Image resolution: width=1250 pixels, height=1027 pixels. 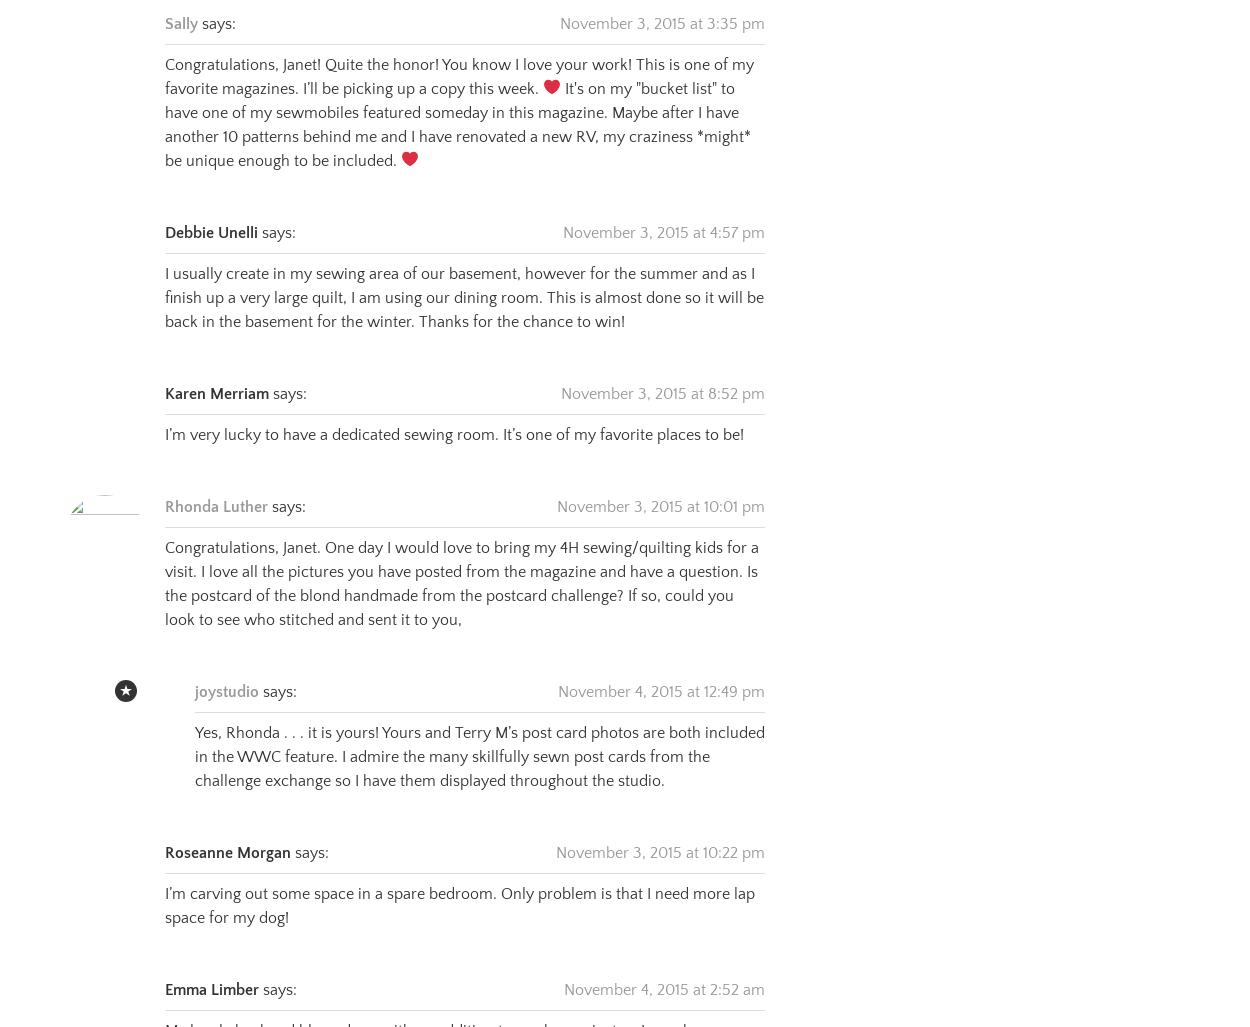 What do you see at coordinates (664, 206) in the screenshot?
I see `'November 3, 2015 at 4:57 pm'` at bounding box center [664, 206].